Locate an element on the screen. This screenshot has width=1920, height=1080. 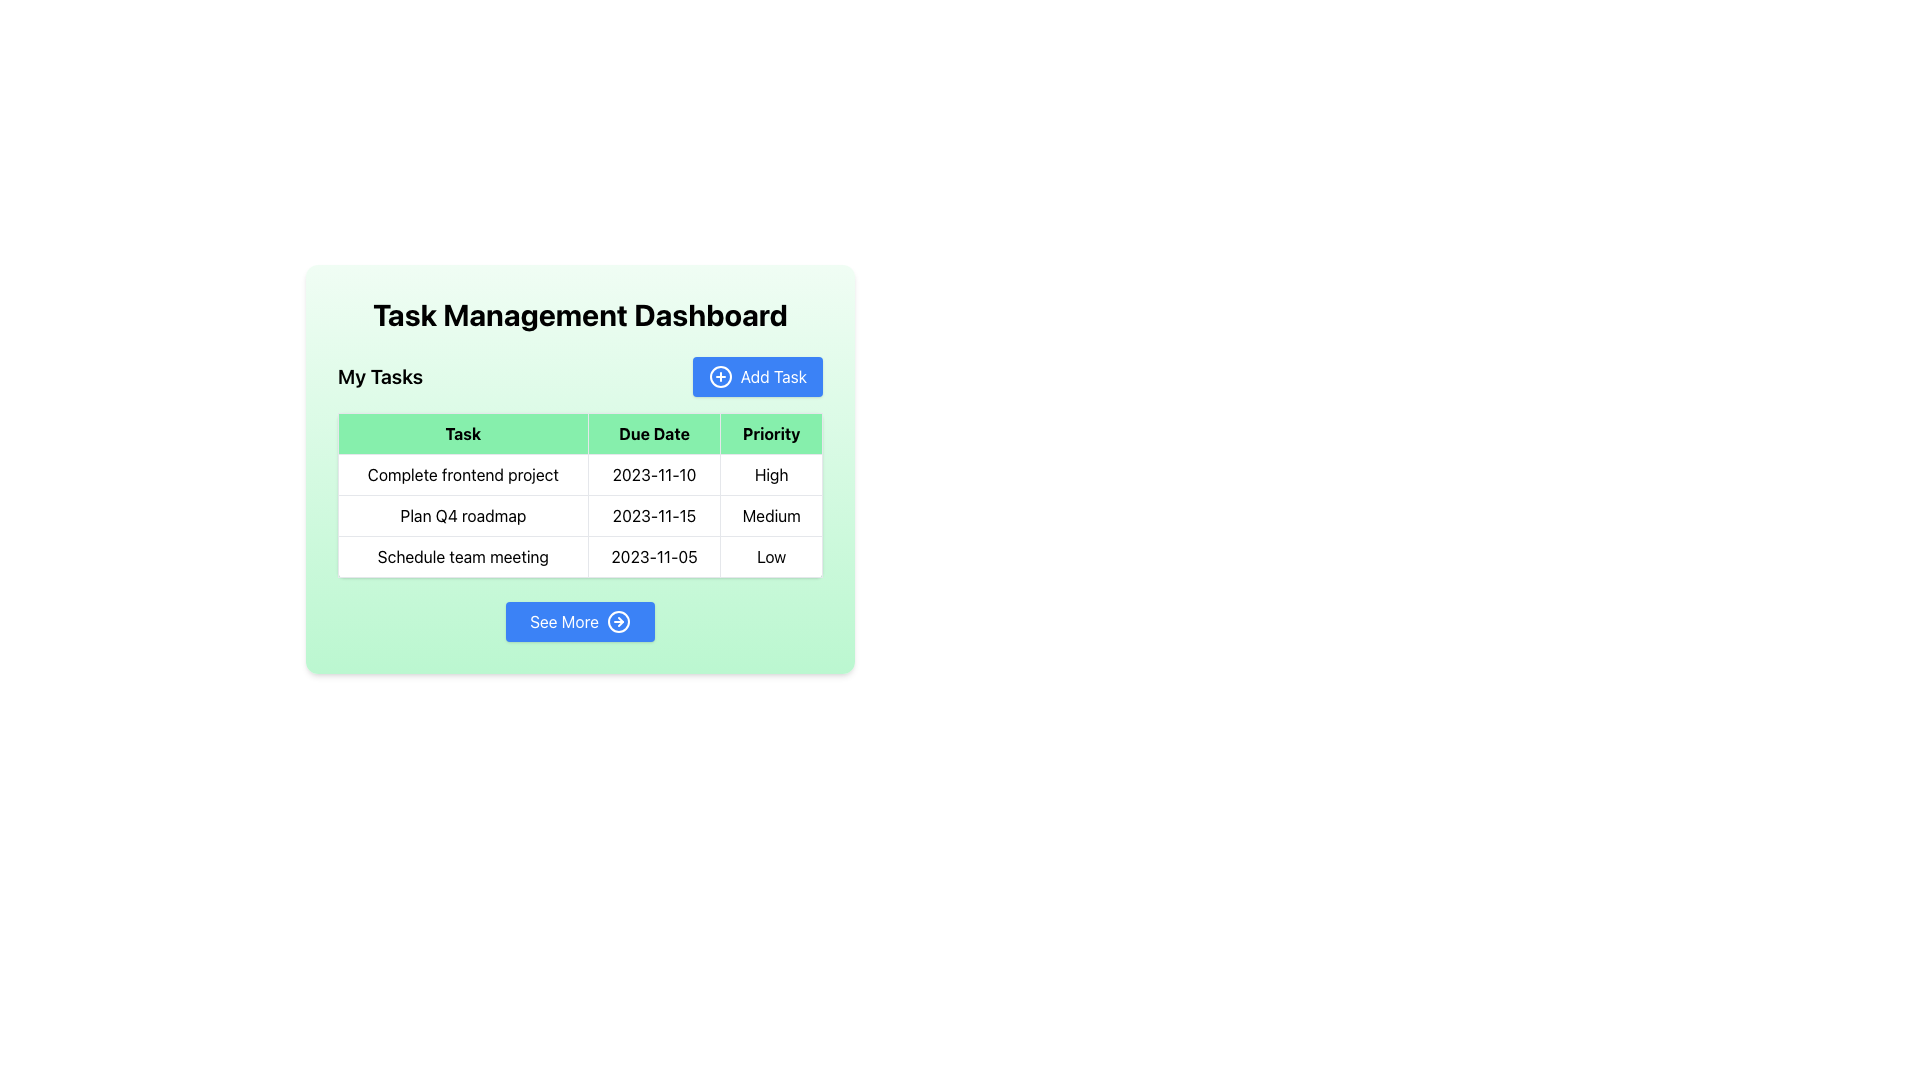
task name from the third table cell in the 'Task' column of the 'Task Management Dashboard' module is located at coordinates (462, 556).